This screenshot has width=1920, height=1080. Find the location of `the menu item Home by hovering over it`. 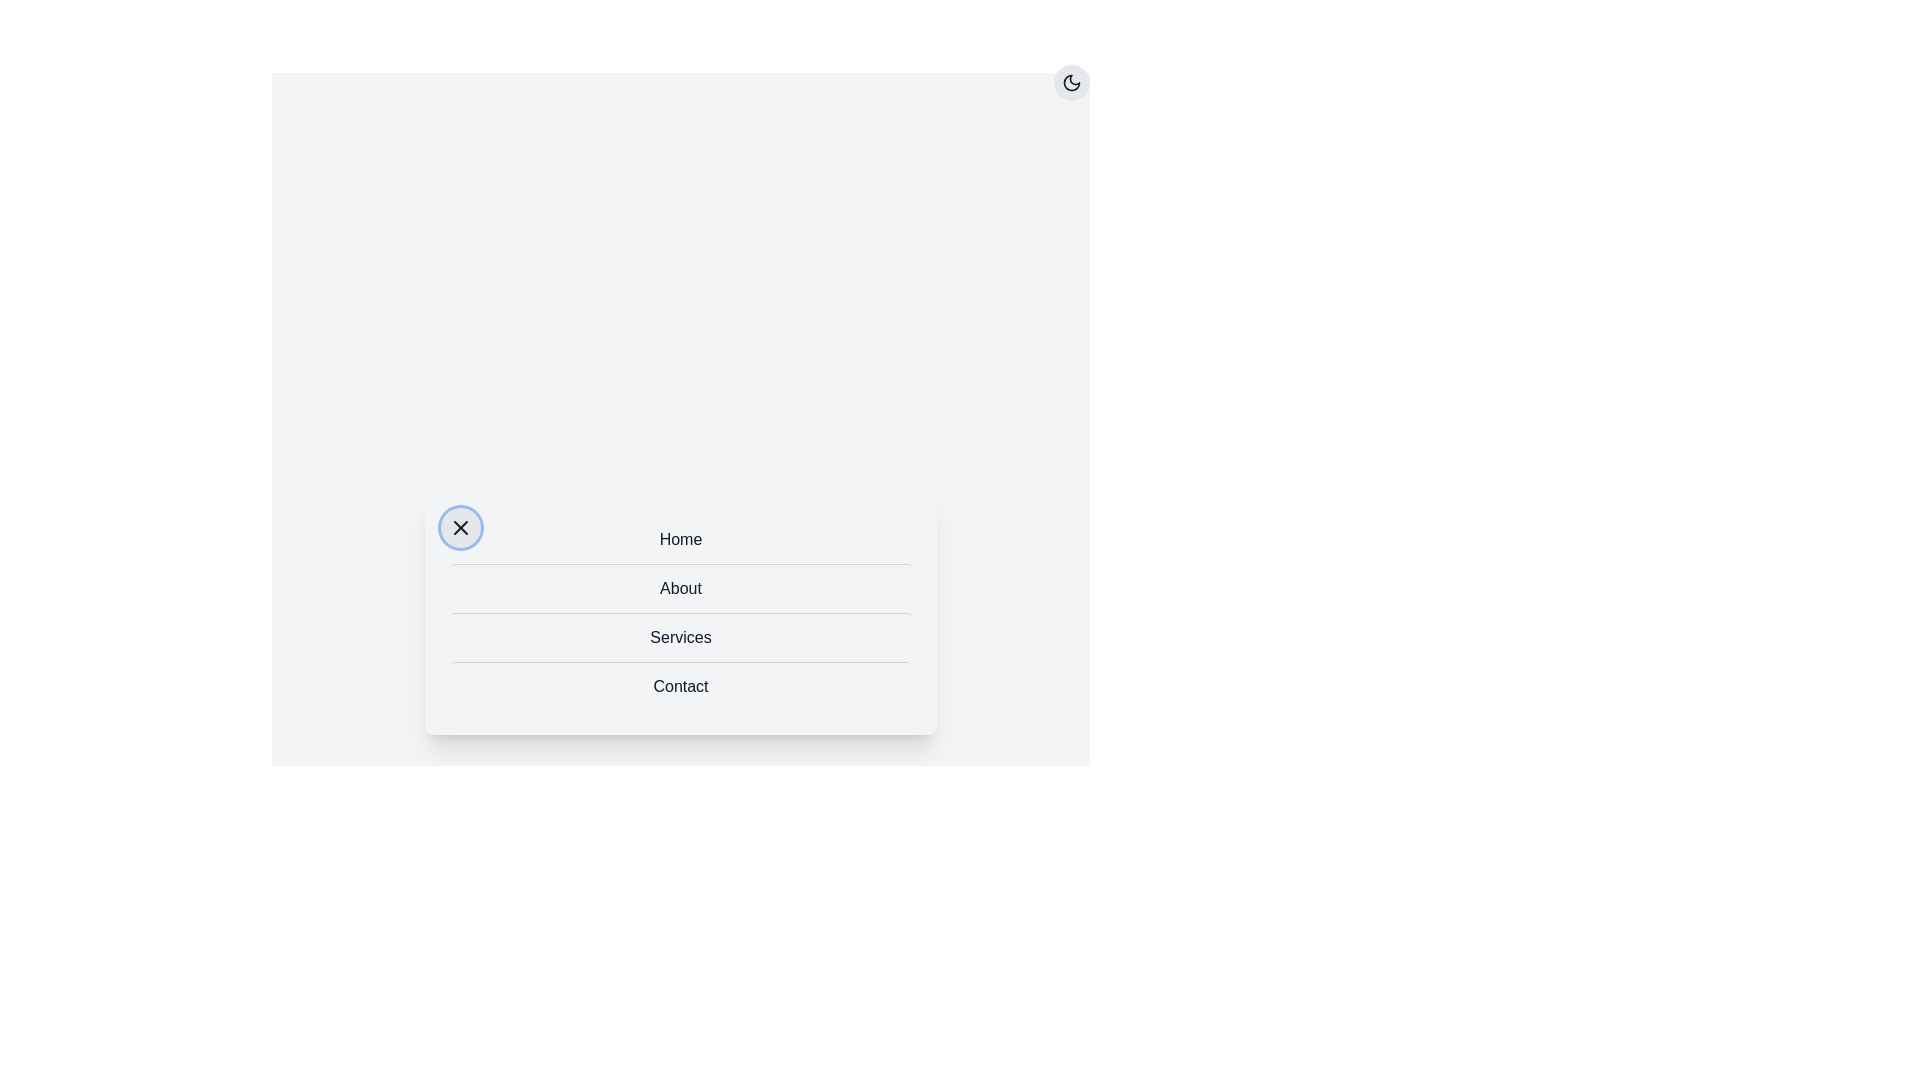

the menu item Home by hovering over it is located at coordinates (681, 538).